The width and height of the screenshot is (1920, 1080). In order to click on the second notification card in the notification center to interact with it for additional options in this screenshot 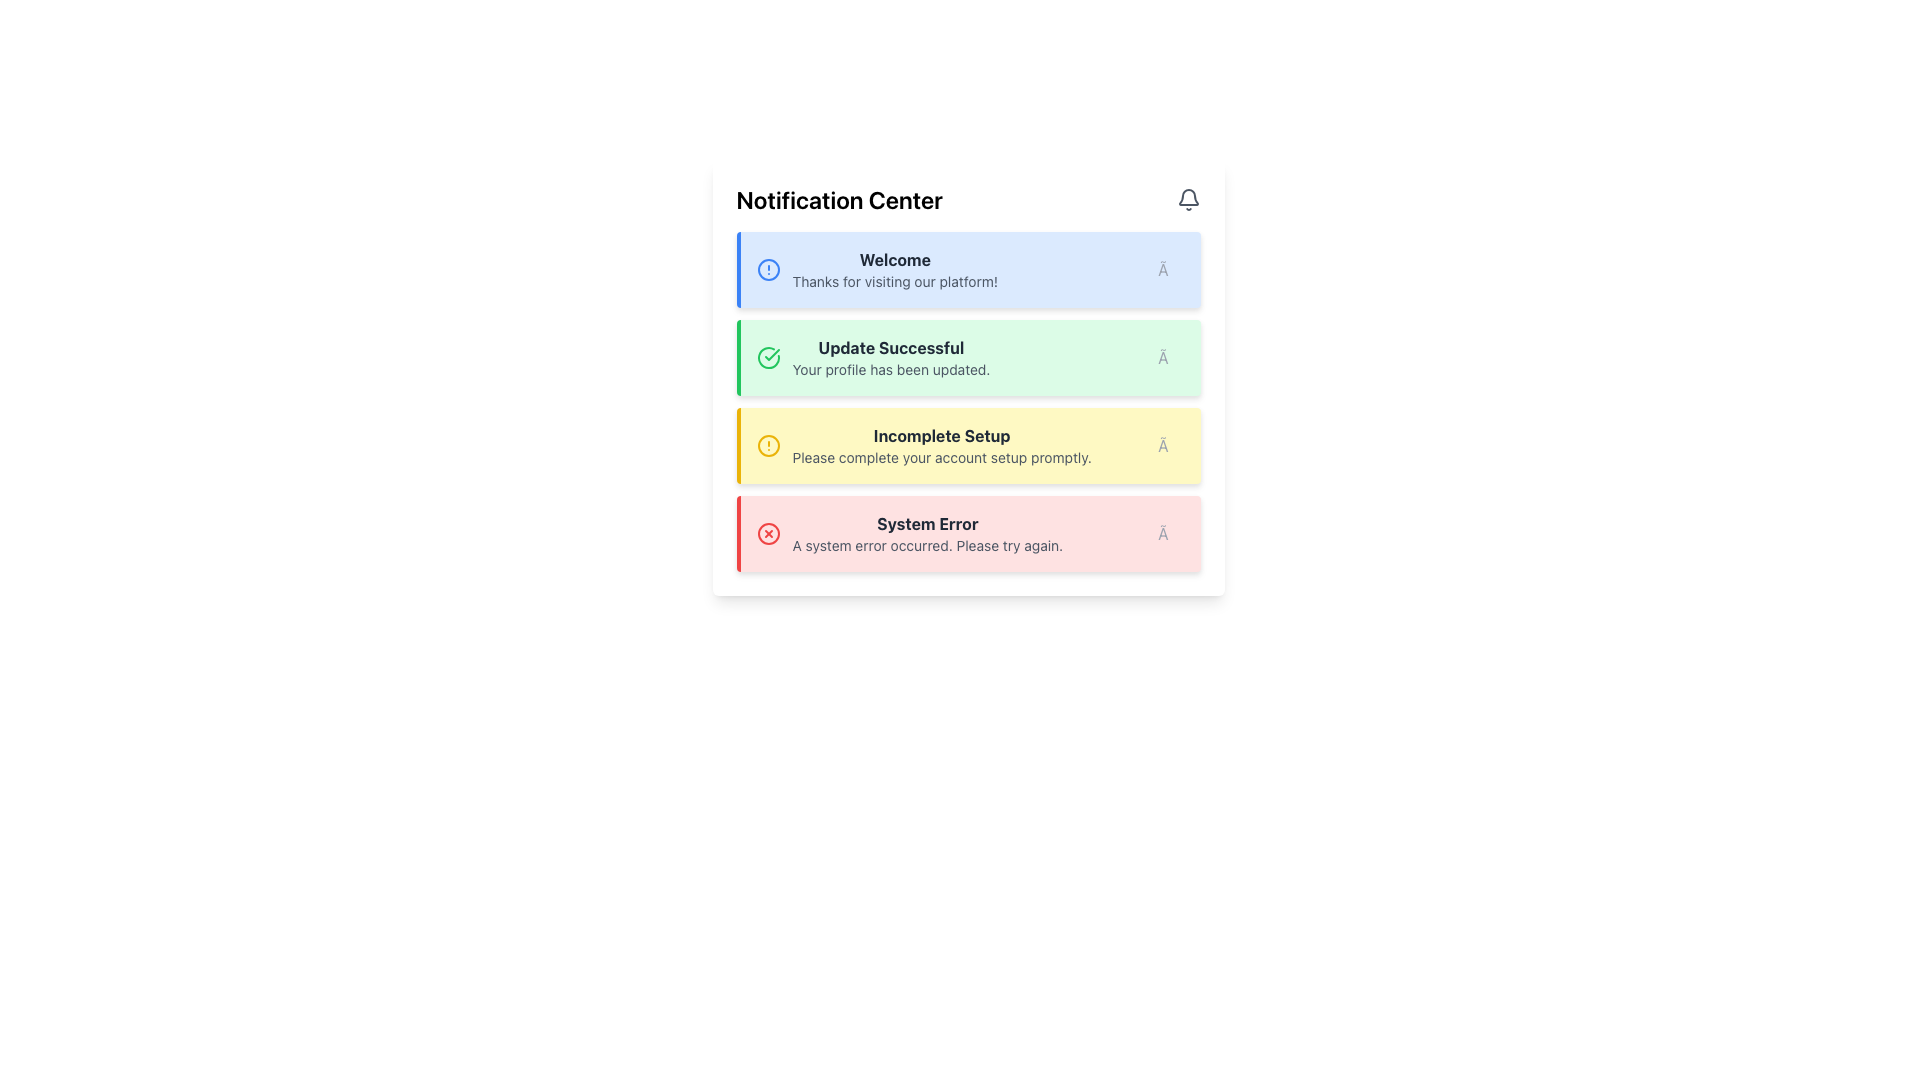, I will do `click(968, 378)`.